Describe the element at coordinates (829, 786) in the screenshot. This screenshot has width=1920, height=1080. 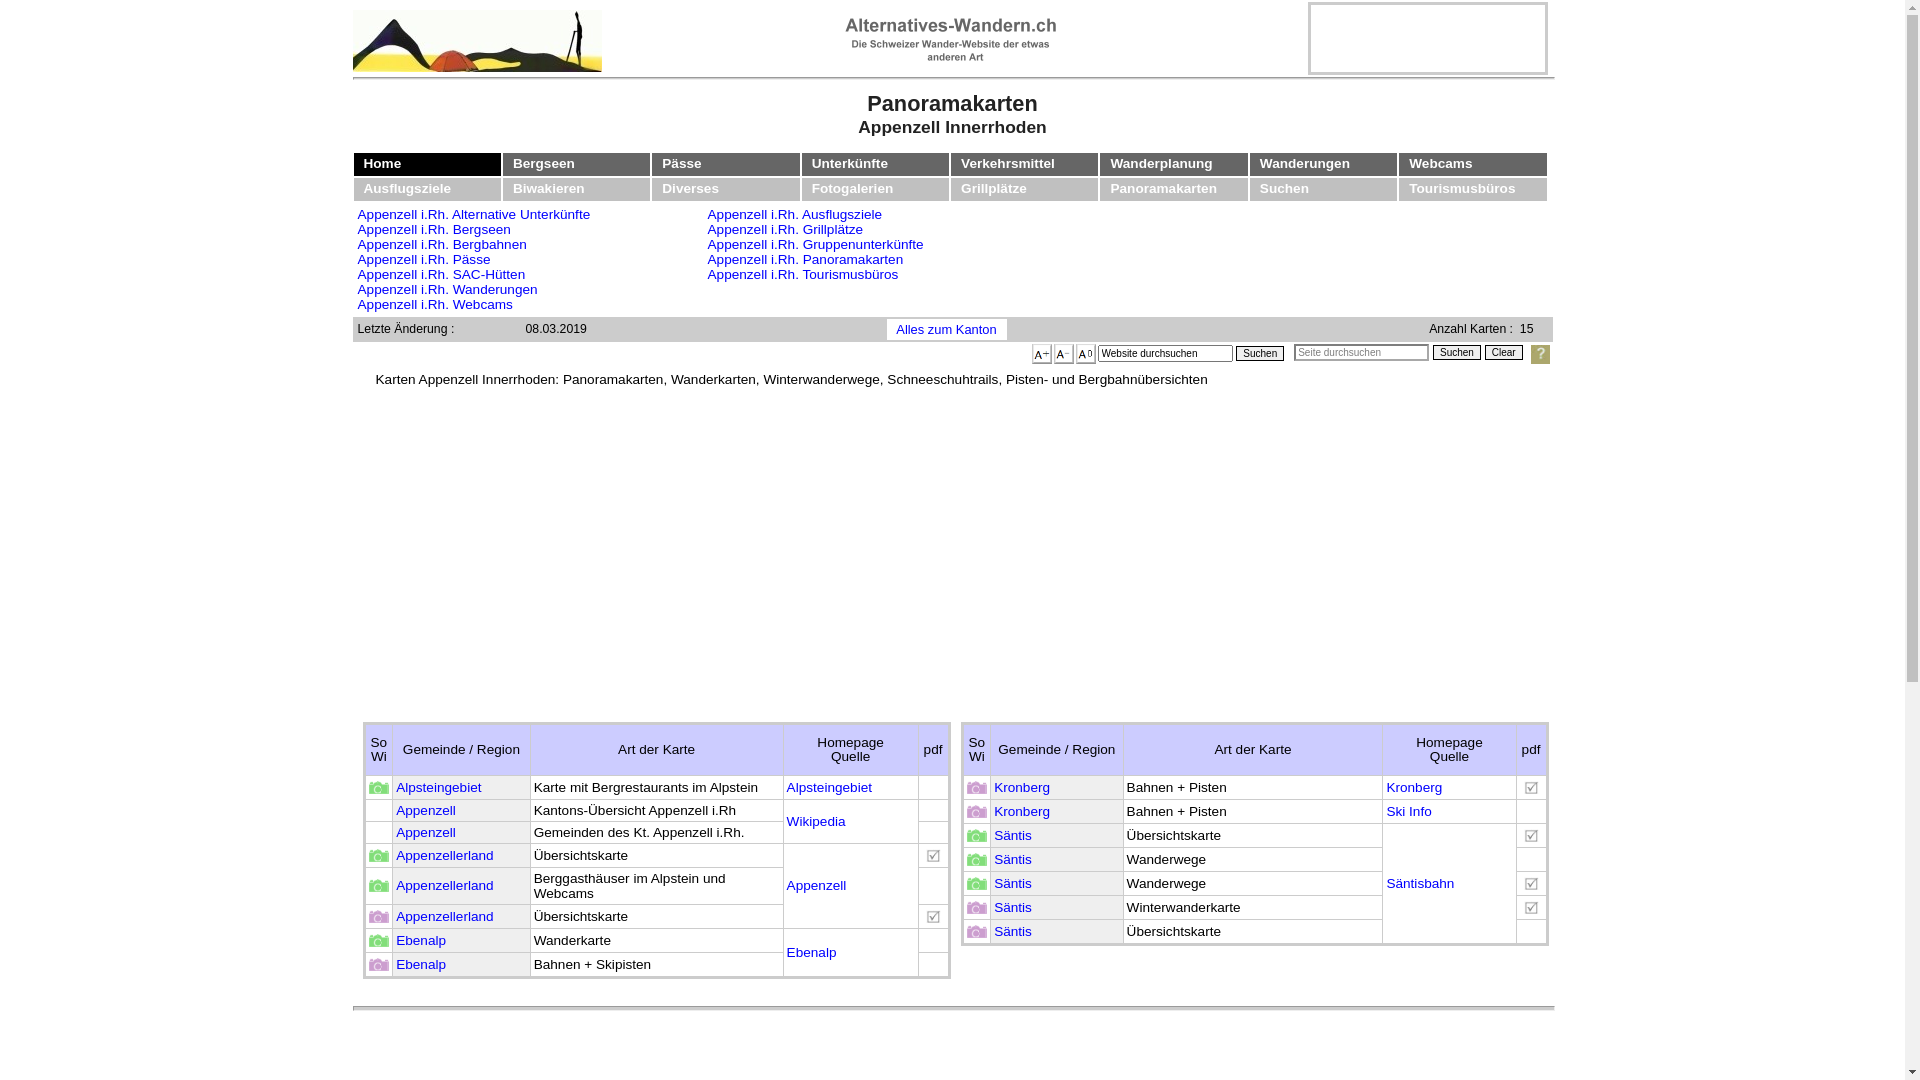
I see `'Alpsteingebiet'` at that location.